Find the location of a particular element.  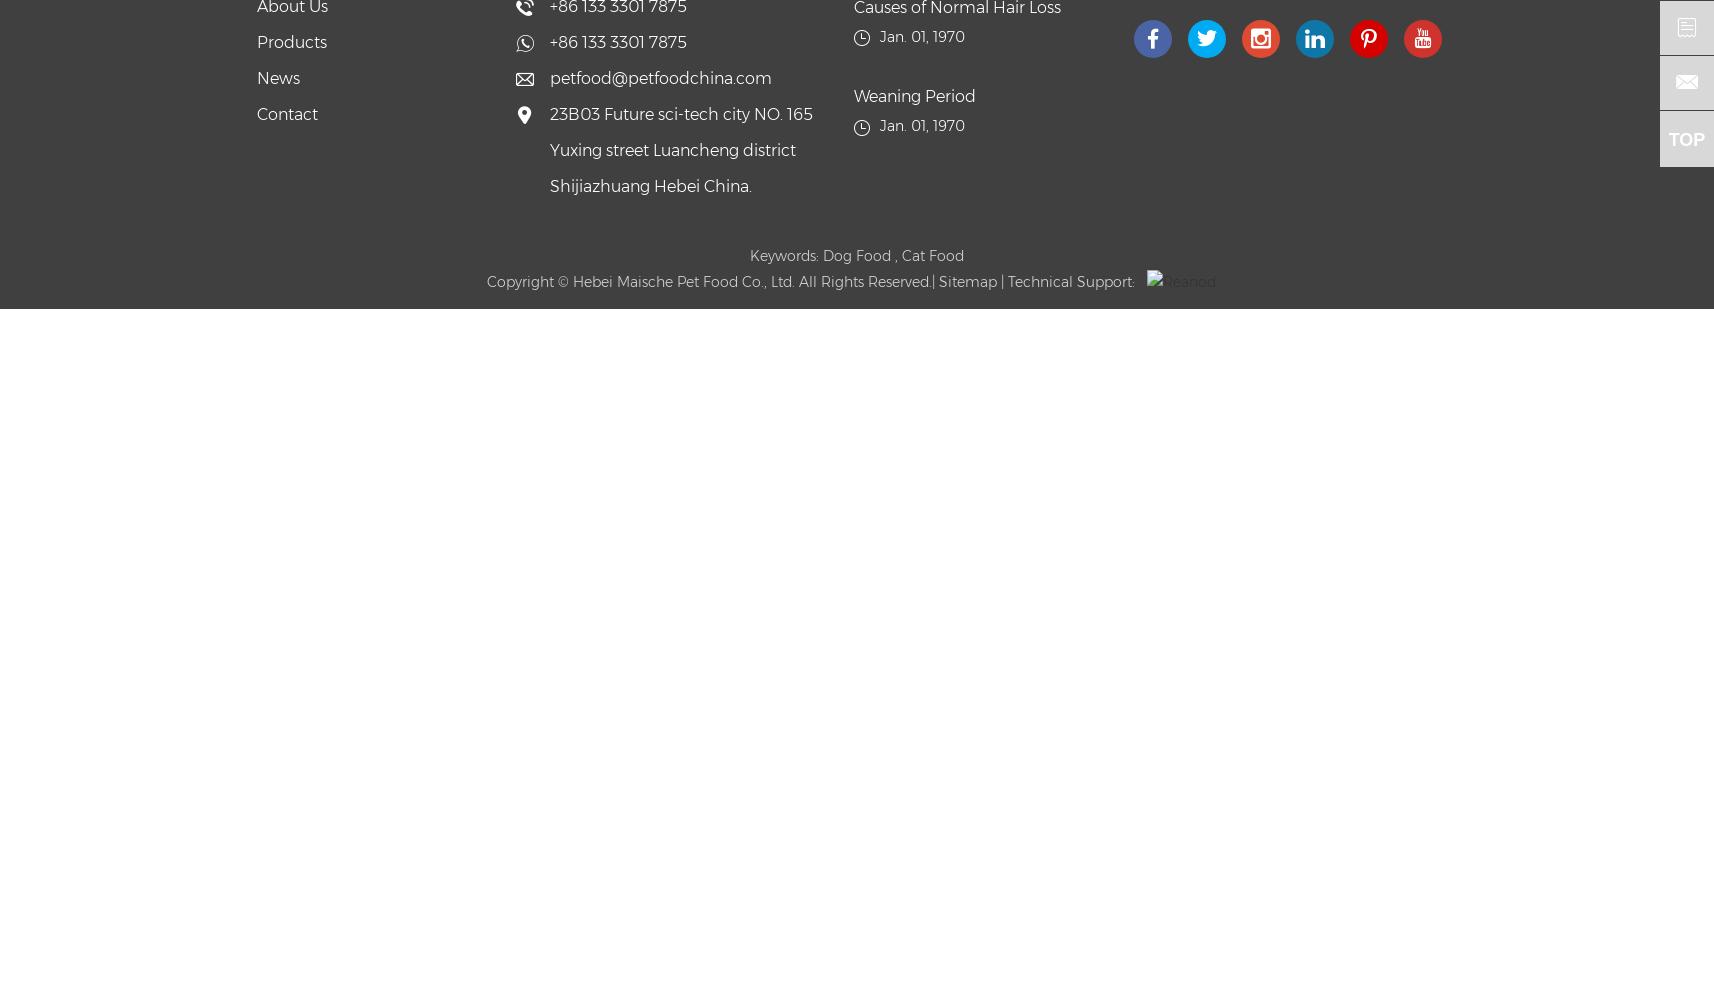

'Dog Food' is located at coordinates (857, 256).